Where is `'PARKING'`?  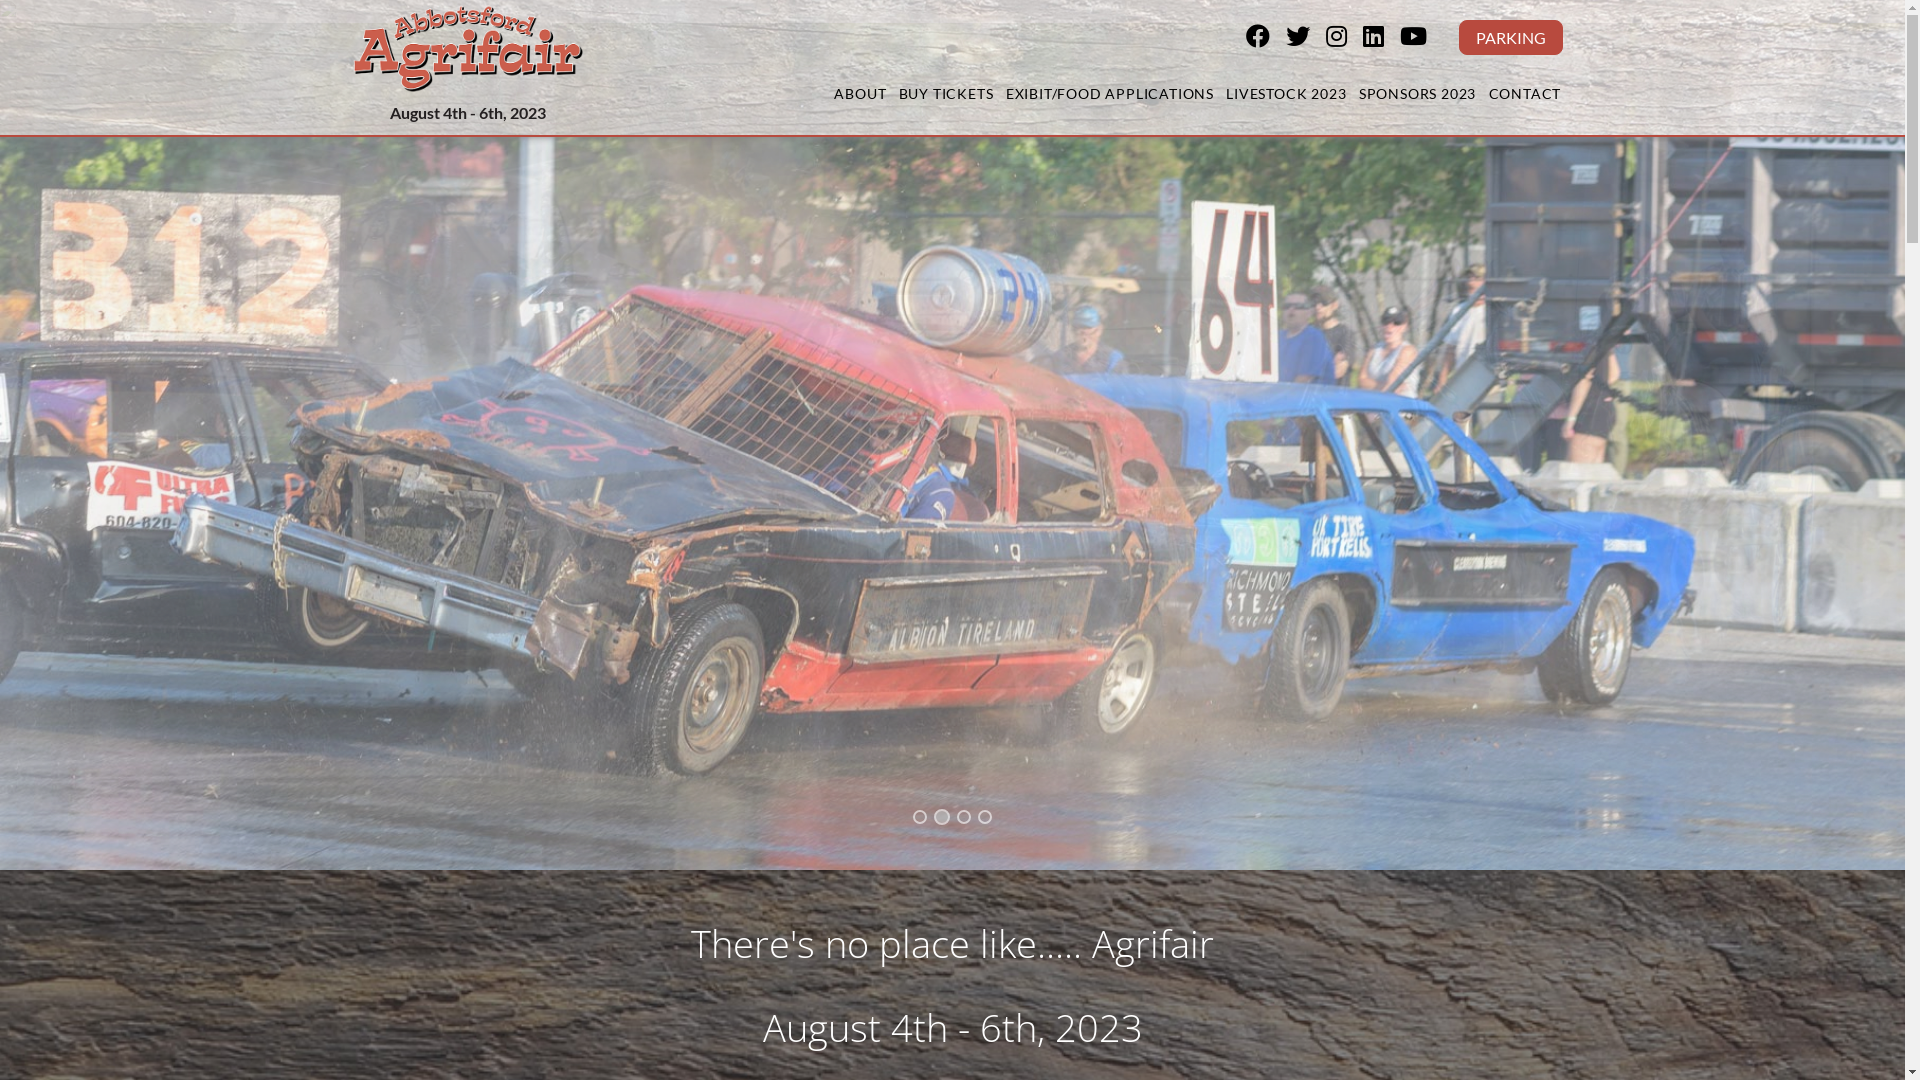
'PARKING' is located at coordinates (1510, 37).